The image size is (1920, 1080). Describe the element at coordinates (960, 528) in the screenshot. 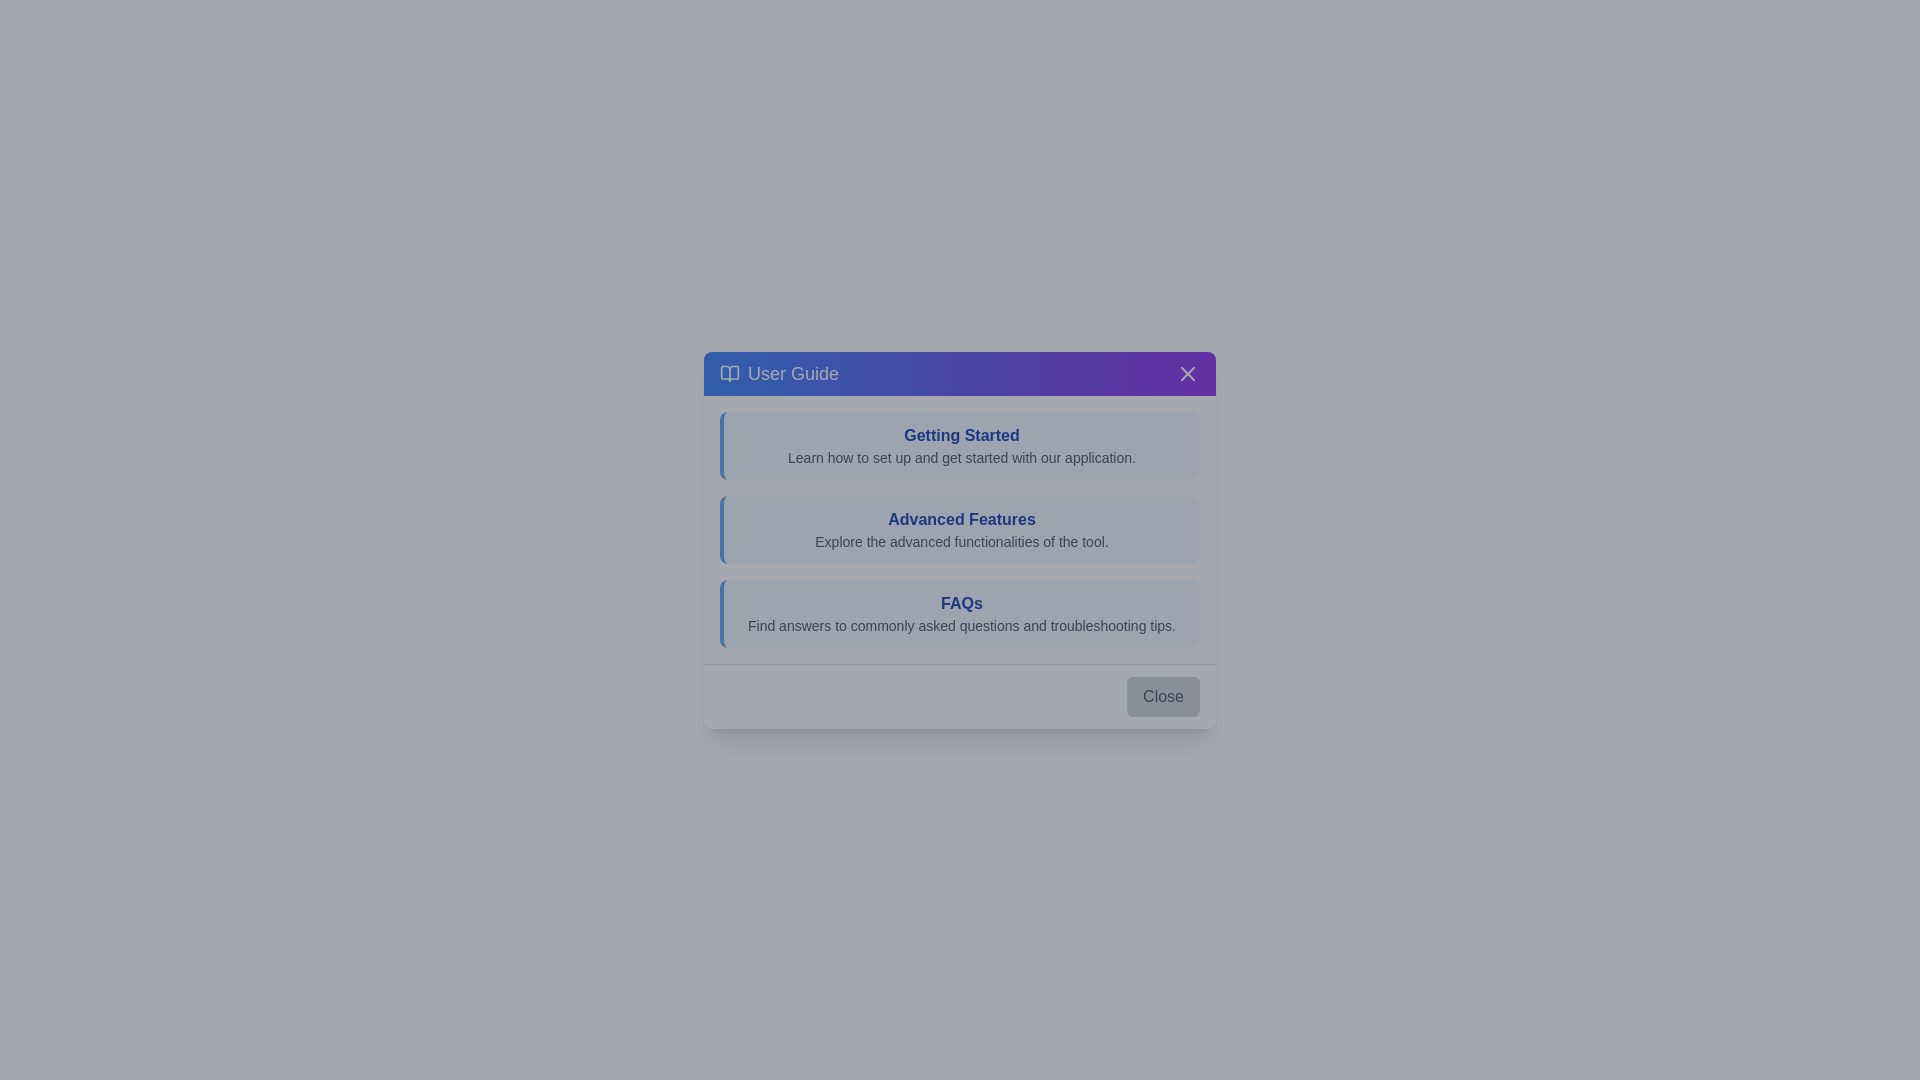

I see `the Informational section with heading and description located centrally within the 'User Guide' dialog box, which is the second option in the list between 'Getting Started' and 'FAQs'` at that location.